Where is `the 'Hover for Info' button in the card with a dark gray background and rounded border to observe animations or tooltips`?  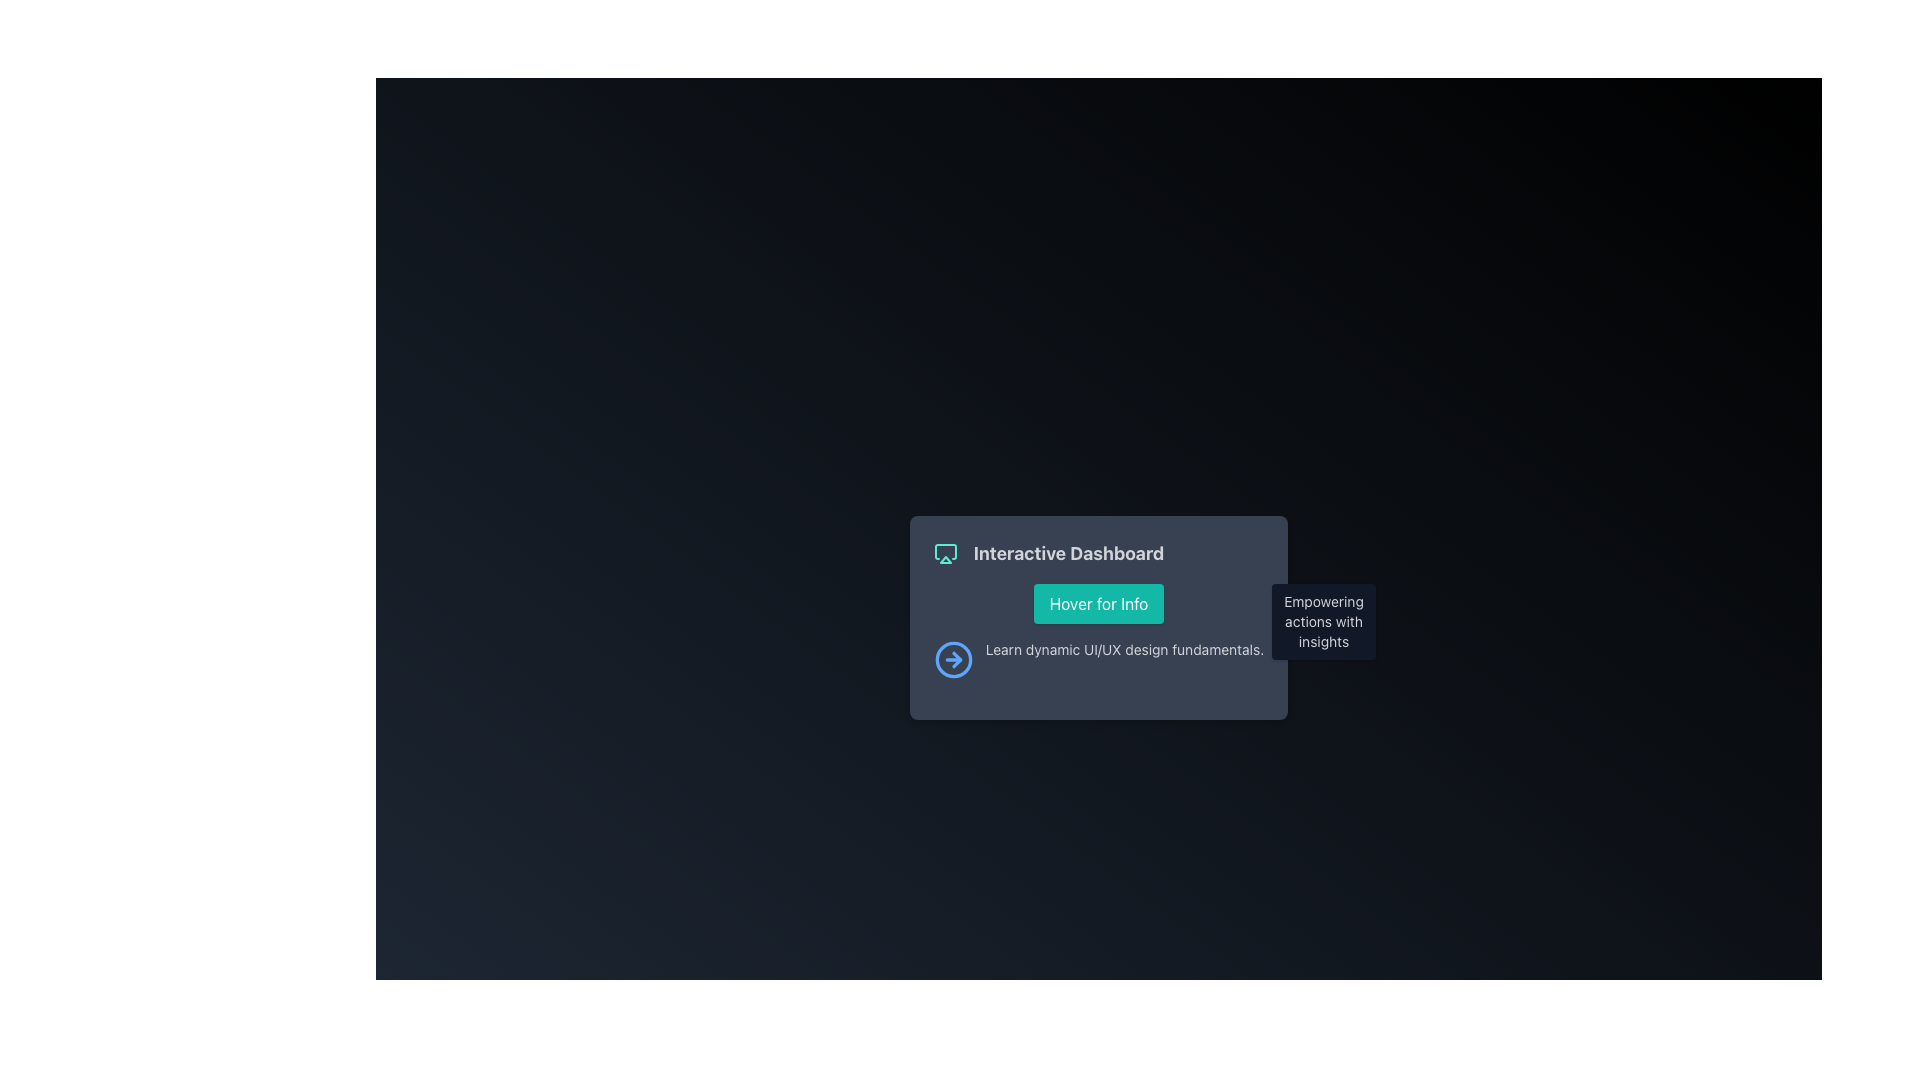
the 'Hover for Info' button in the card with a dark gray background and rounded border to observe animations or tooltips is located at coordinates (1098, 616).